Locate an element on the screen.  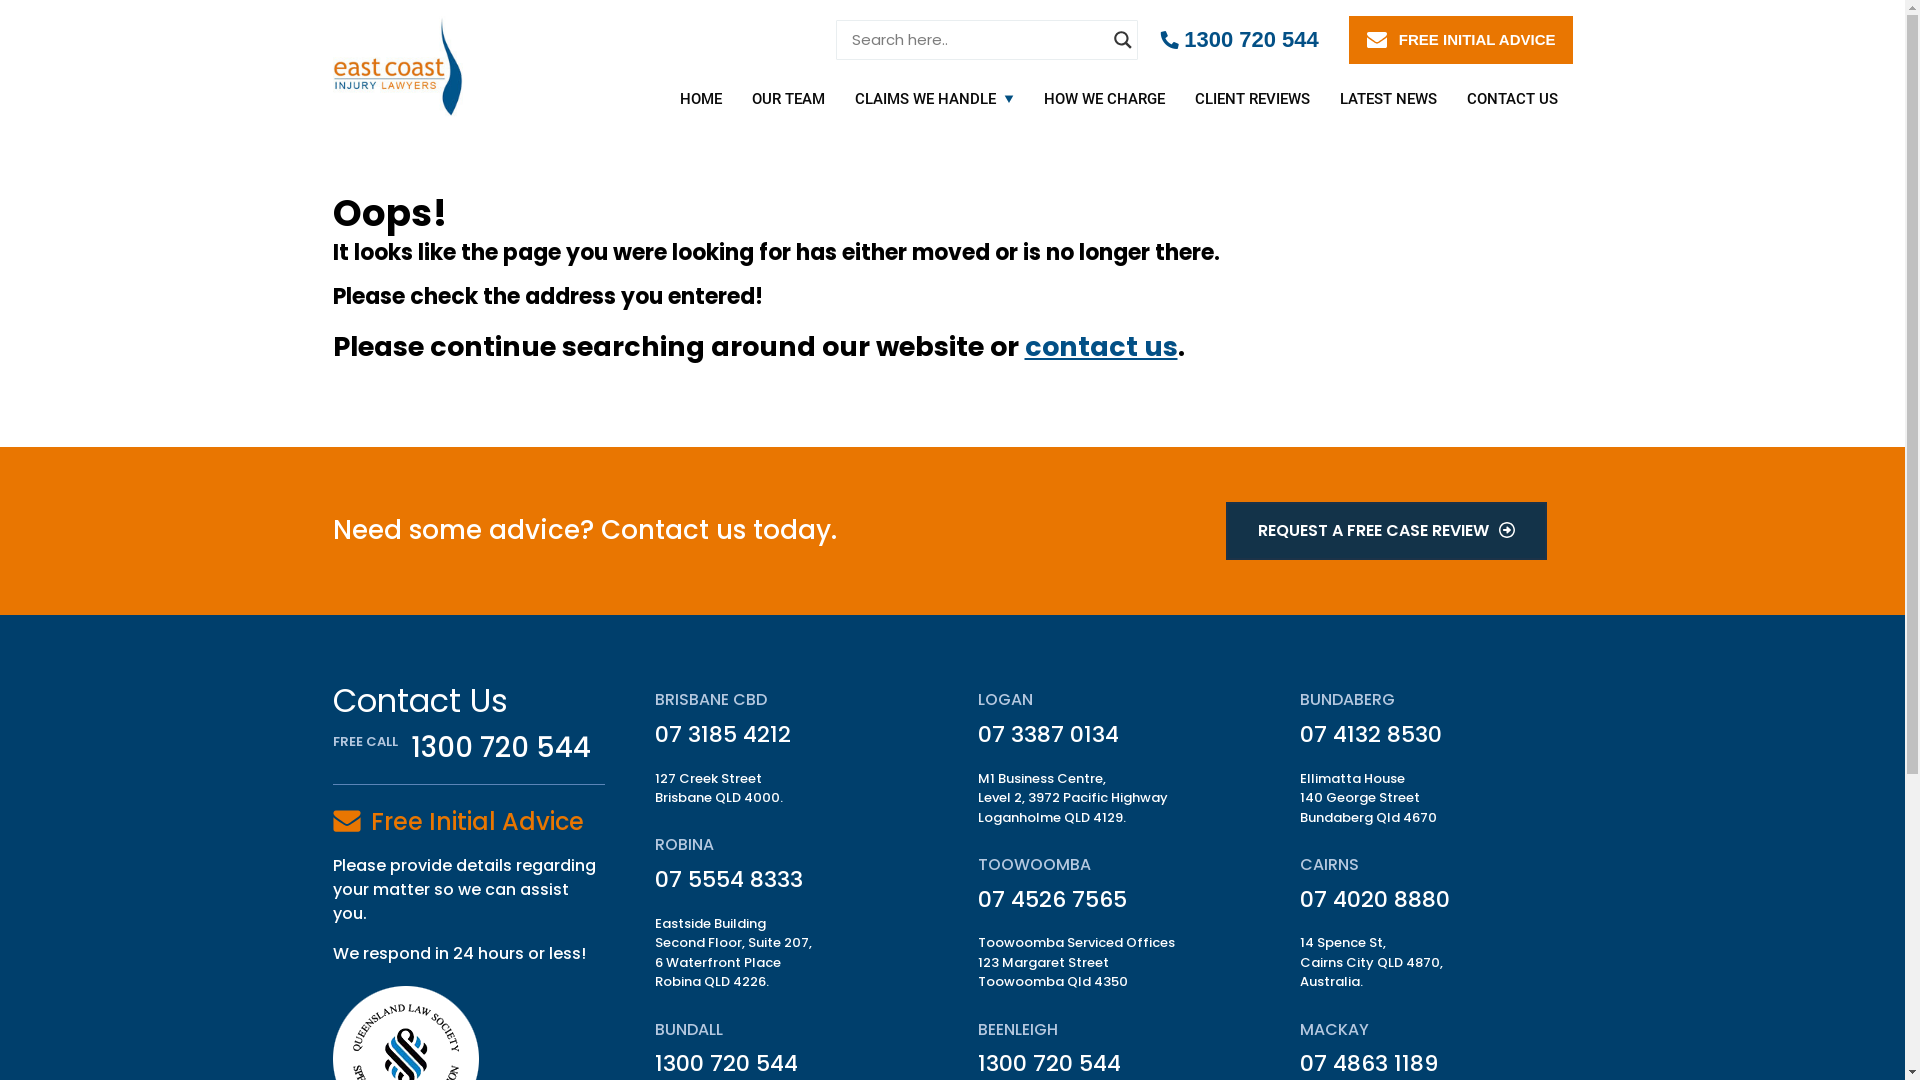
'OUR TEAM' is located at coordinates (786, 99).